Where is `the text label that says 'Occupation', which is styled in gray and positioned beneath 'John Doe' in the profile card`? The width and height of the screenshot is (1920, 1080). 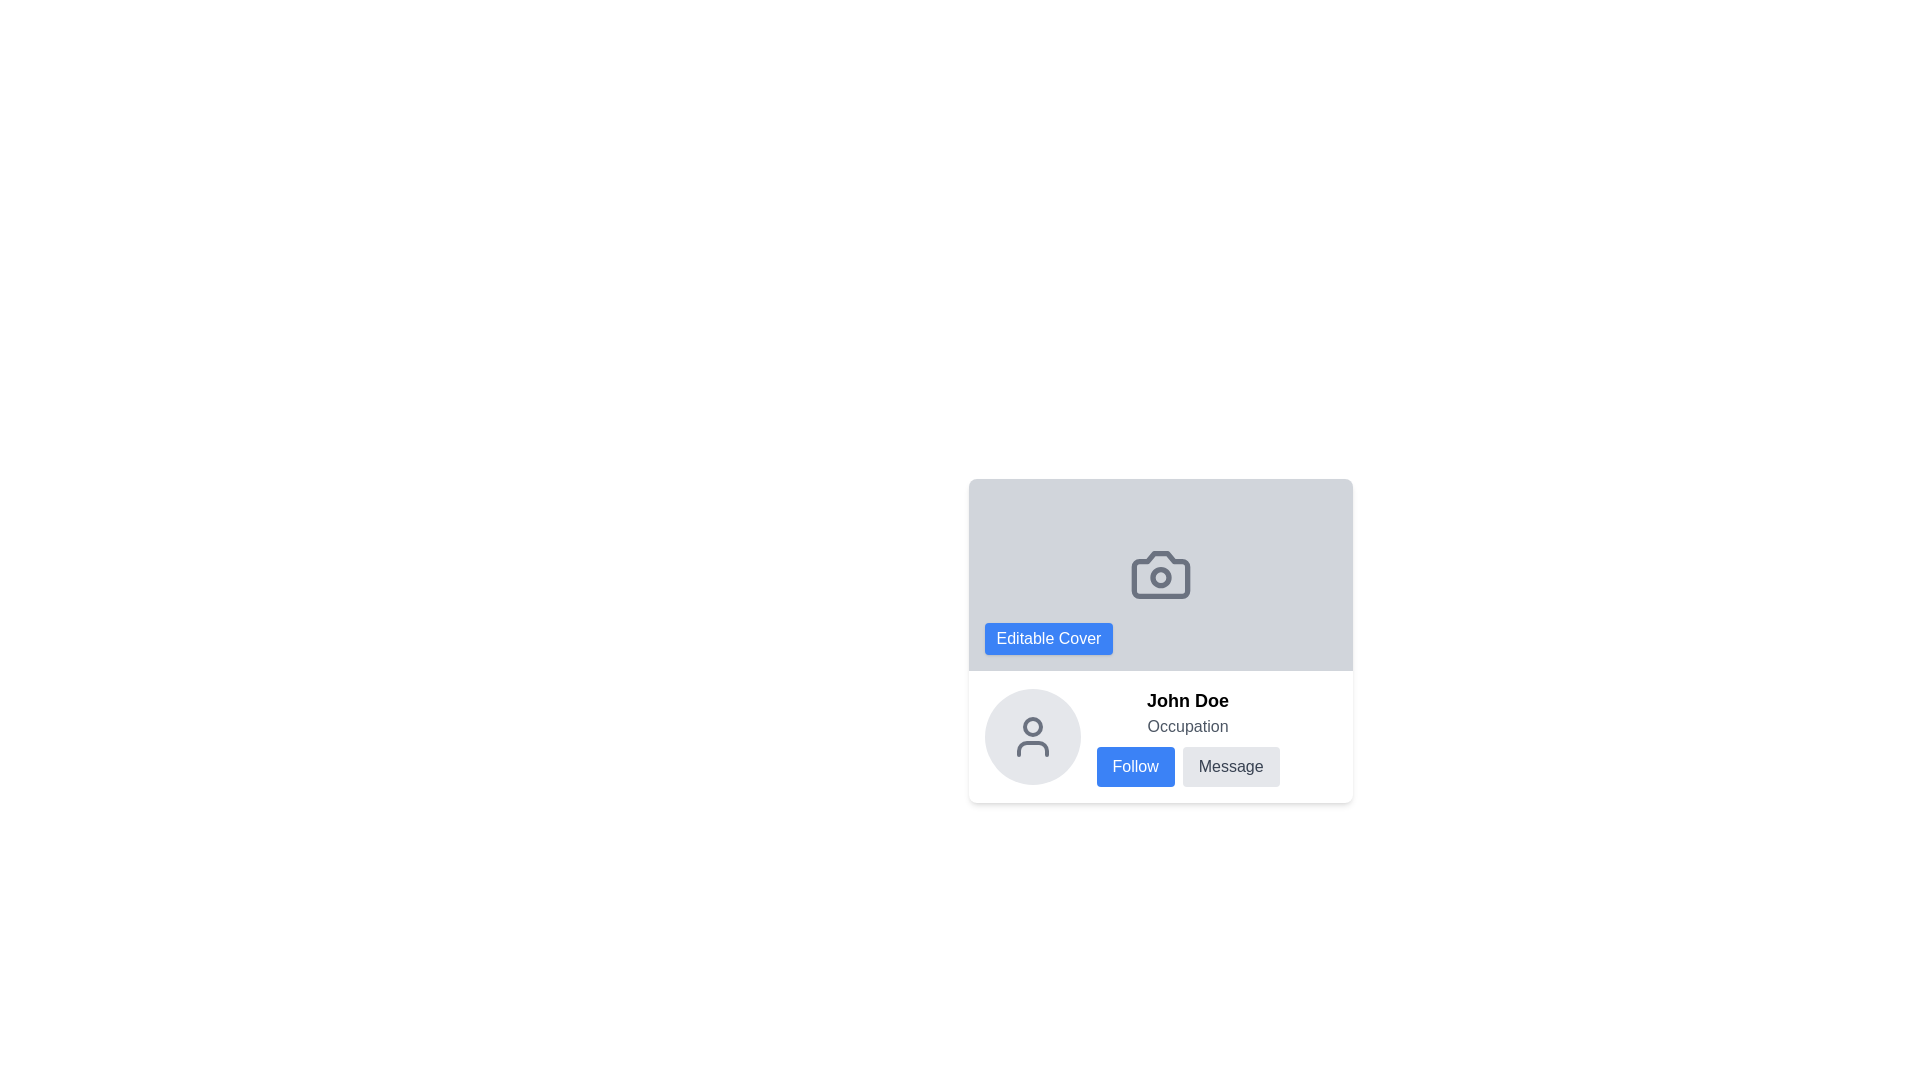
the text label that says 'Occupation', which is styled in gray and positioned beneath 'John Doe' in the profile card is located at coordinates (1188, 726).